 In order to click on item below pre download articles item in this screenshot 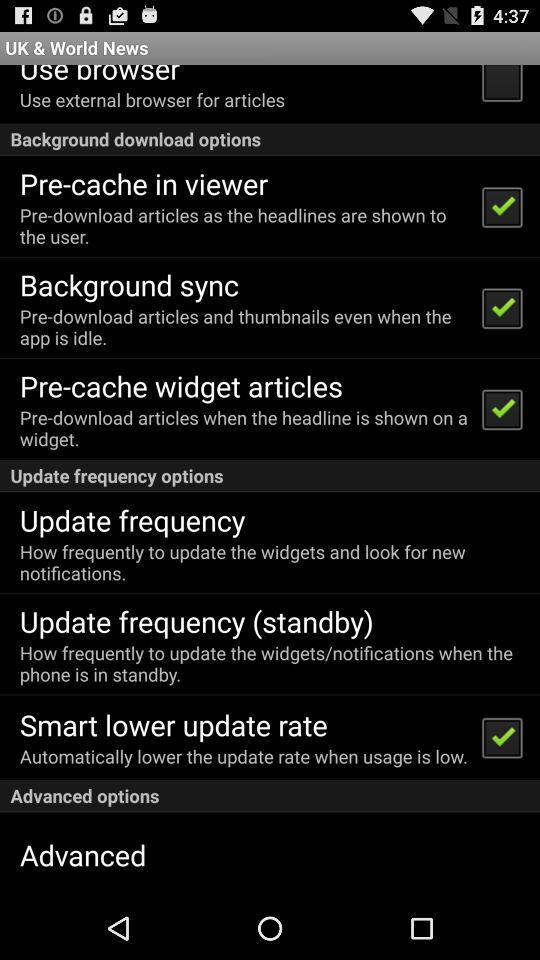, I will do `click(129, 283)`.